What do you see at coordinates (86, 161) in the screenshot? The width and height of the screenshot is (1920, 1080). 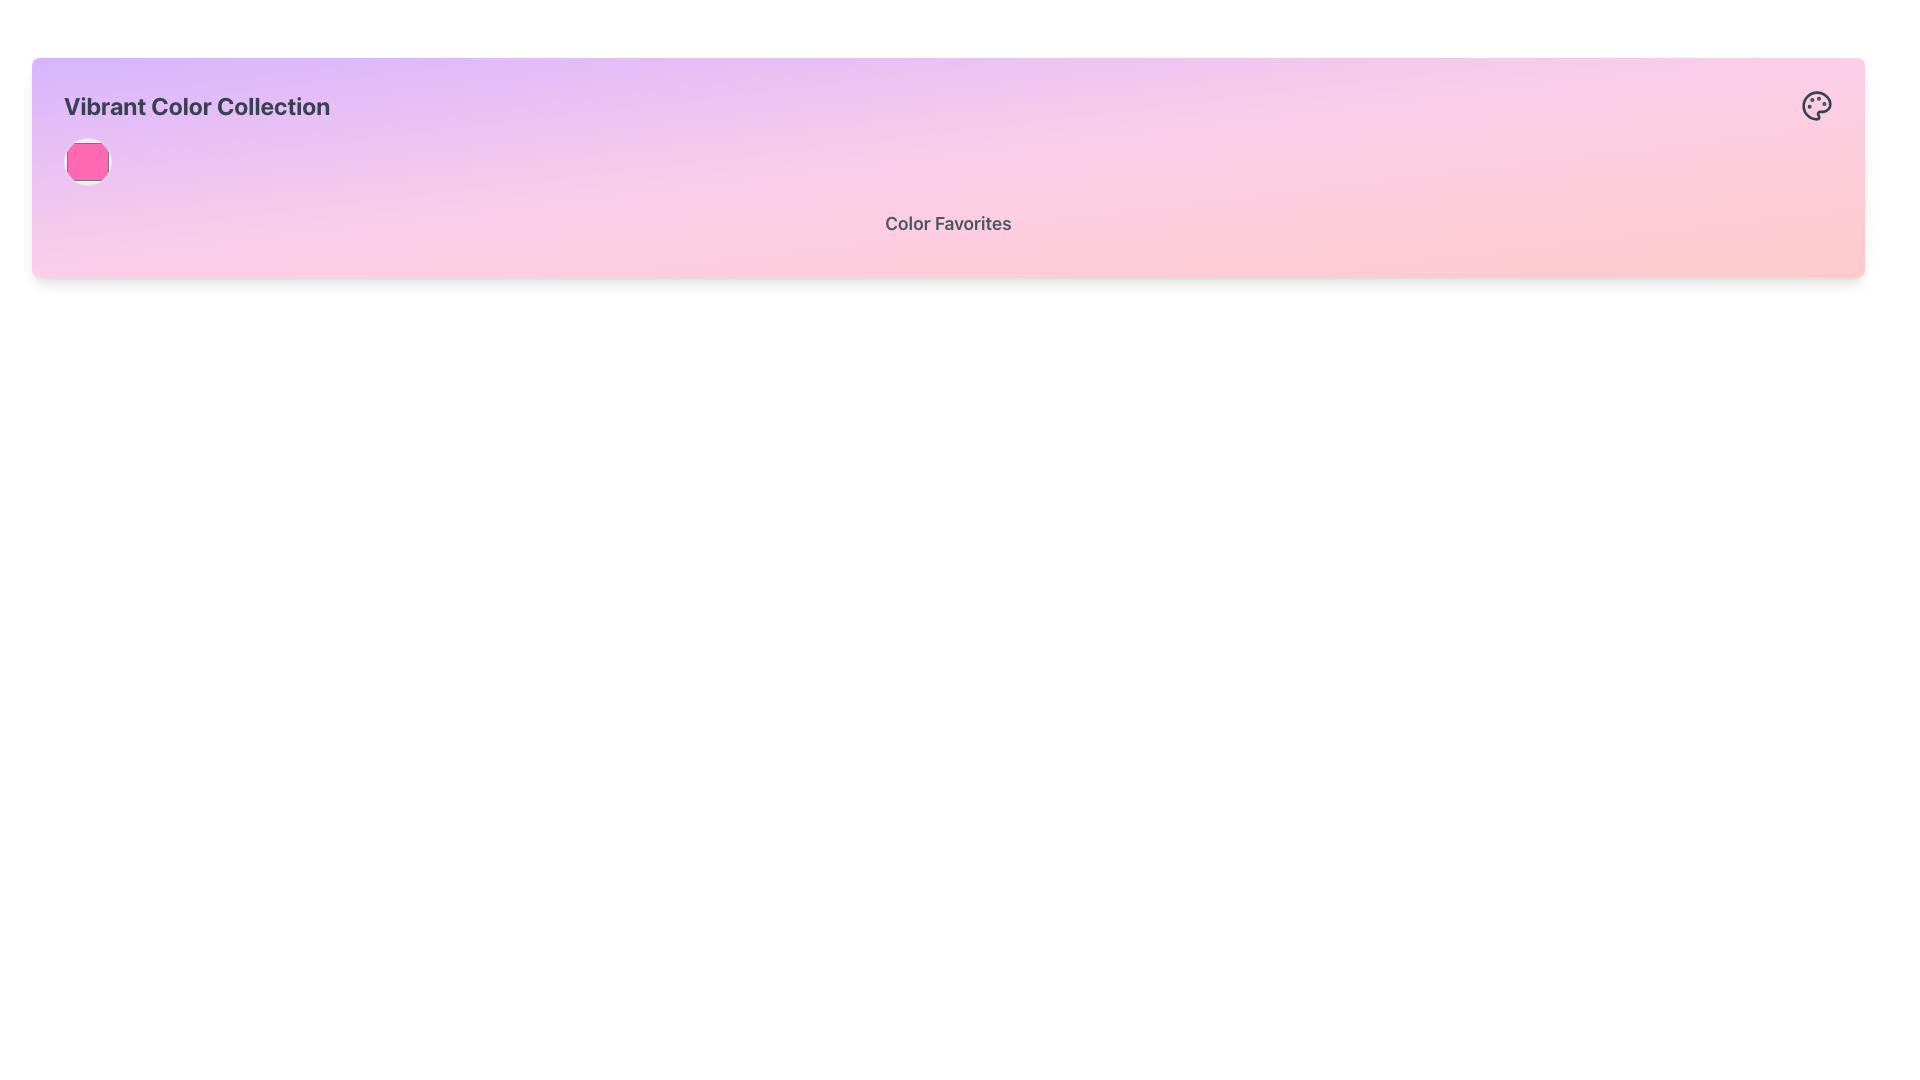 I see `the circular interactive button with a pink fill color located below the title 'Vibrant Color Collection'` at bounding box center [86, 161].